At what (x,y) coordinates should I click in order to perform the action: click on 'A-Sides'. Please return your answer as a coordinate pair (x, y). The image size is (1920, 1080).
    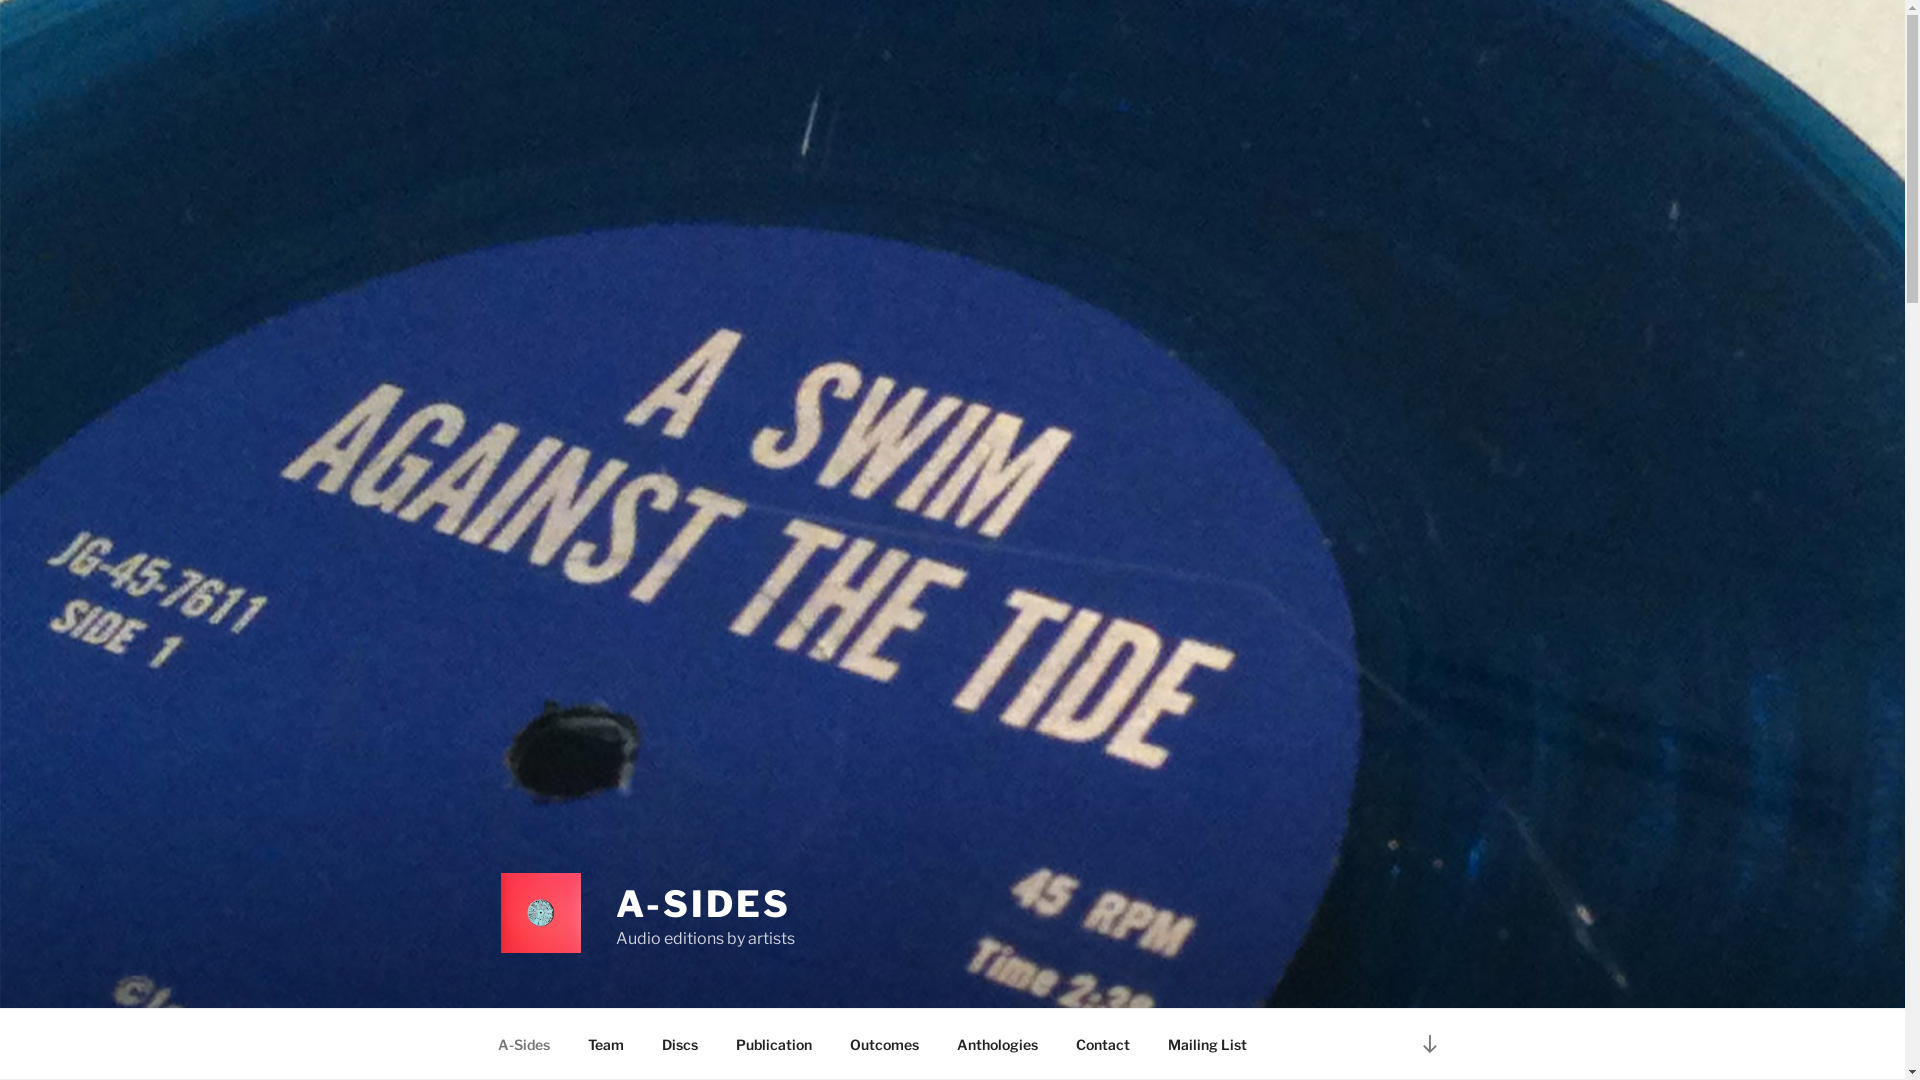
    Looking at the image, I should click on (523, 1043).